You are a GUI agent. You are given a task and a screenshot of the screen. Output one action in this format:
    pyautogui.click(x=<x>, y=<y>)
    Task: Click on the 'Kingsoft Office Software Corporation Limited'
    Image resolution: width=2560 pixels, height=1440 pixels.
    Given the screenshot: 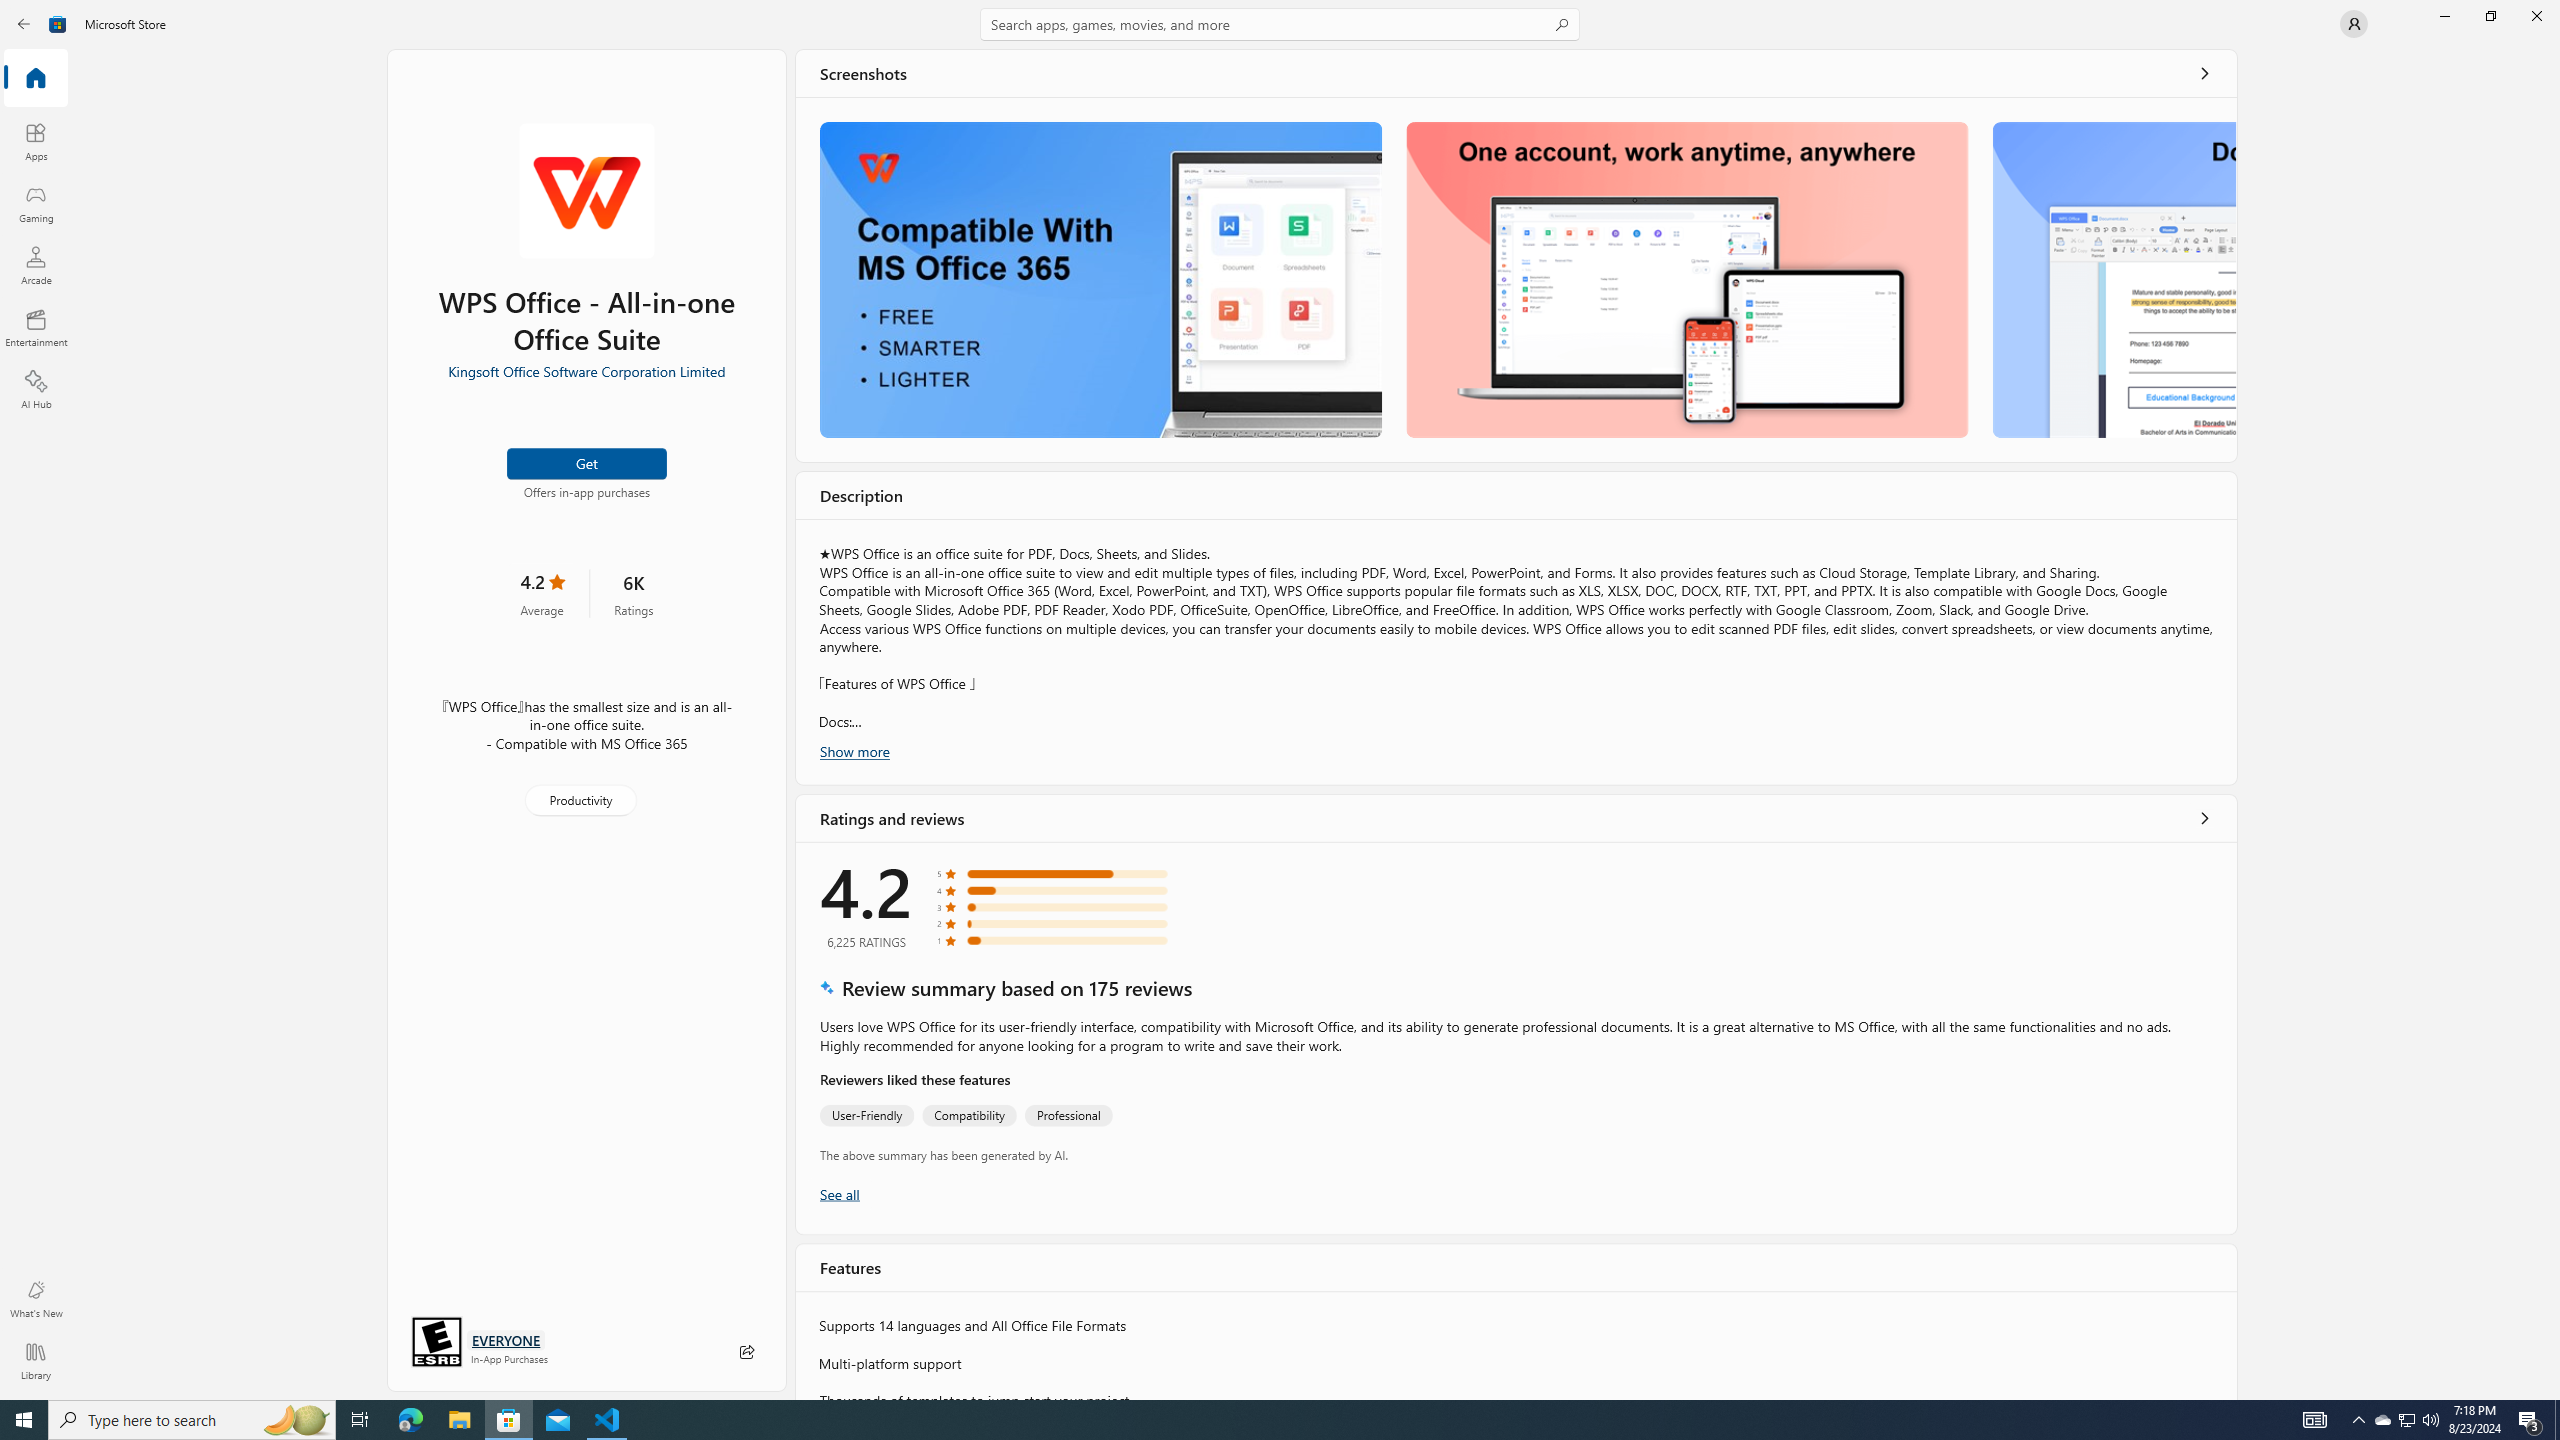 What is the action you would take?
    pyautogui.click(x=586, y=369)
    